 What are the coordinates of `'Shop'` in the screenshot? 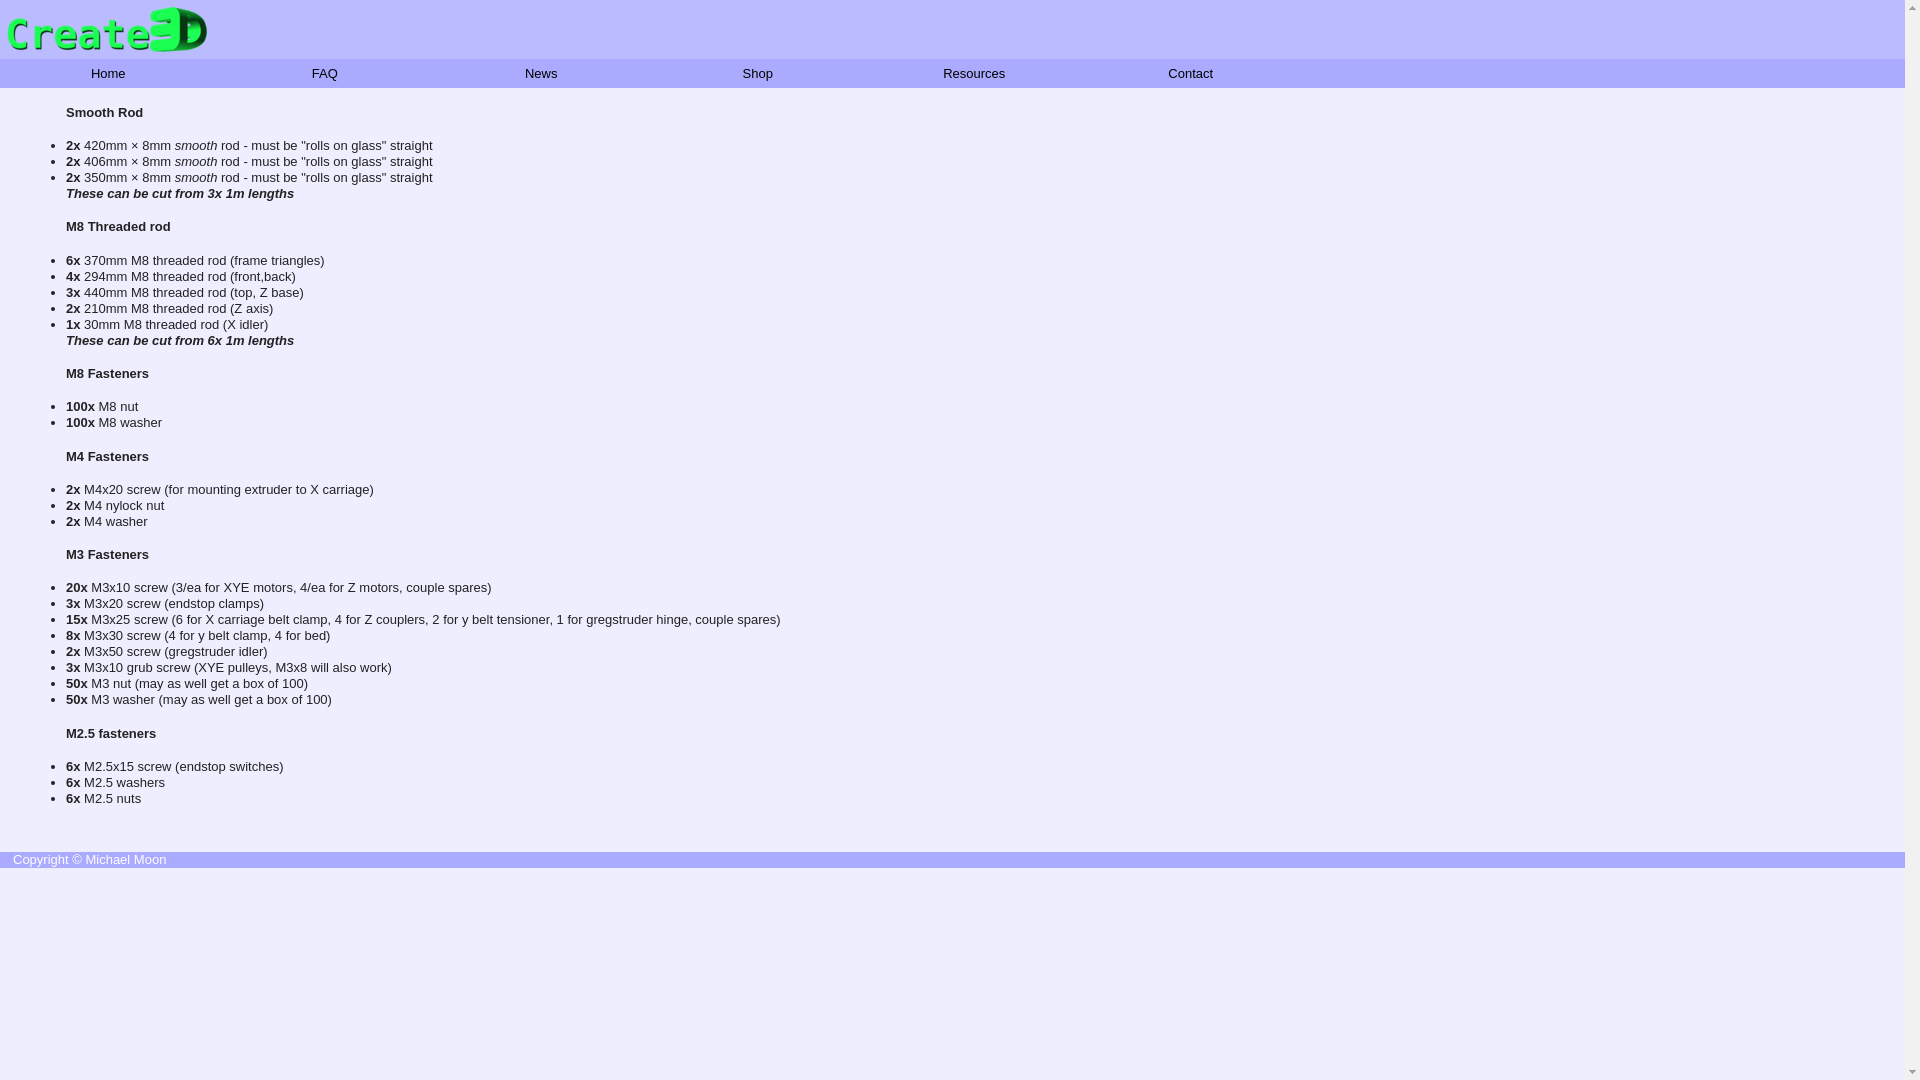 It's located at (757, 72).